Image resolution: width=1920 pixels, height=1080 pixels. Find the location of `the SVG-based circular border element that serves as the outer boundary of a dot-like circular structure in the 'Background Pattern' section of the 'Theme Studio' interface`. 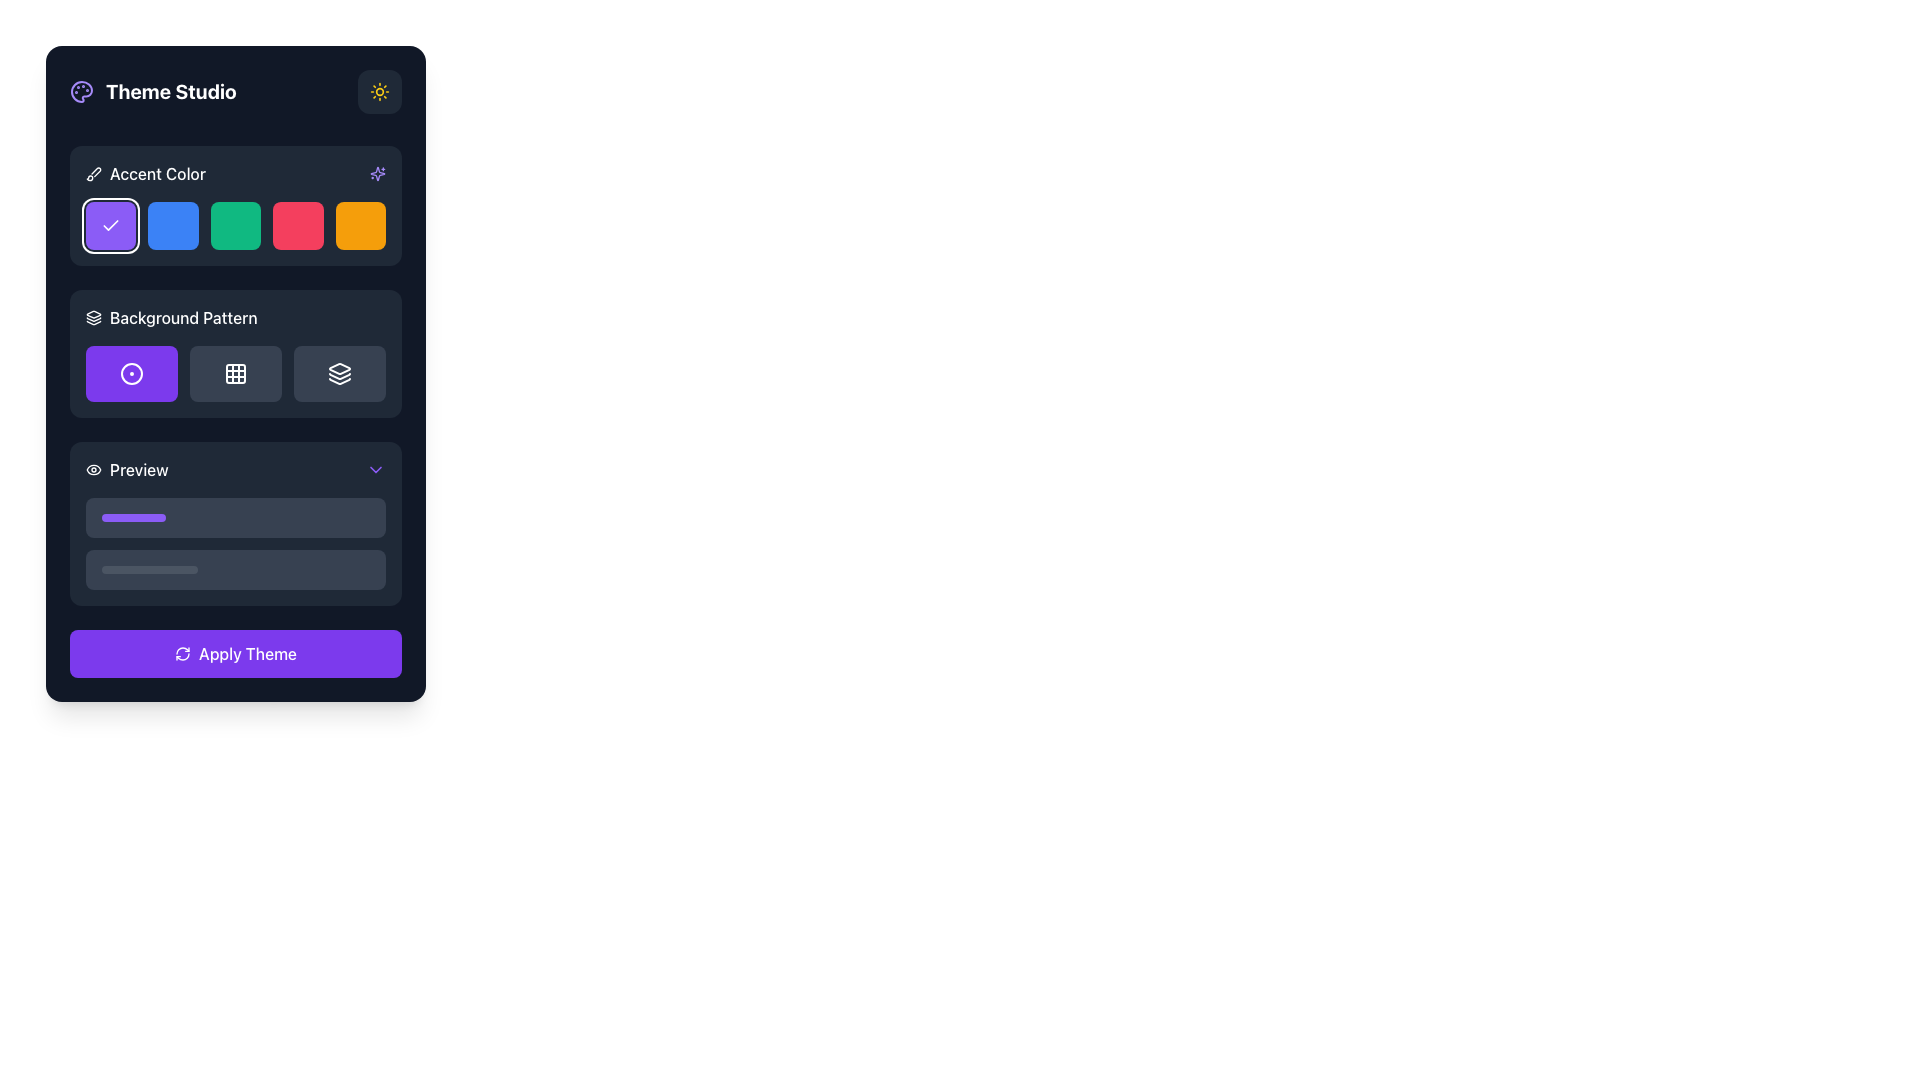

the SVG-based circular border element that serves as the outer boundary of a dot-like circular structure in the 'Background Pattern' section of the 'Theme Studio' interface is located at coordinates (131, 374).